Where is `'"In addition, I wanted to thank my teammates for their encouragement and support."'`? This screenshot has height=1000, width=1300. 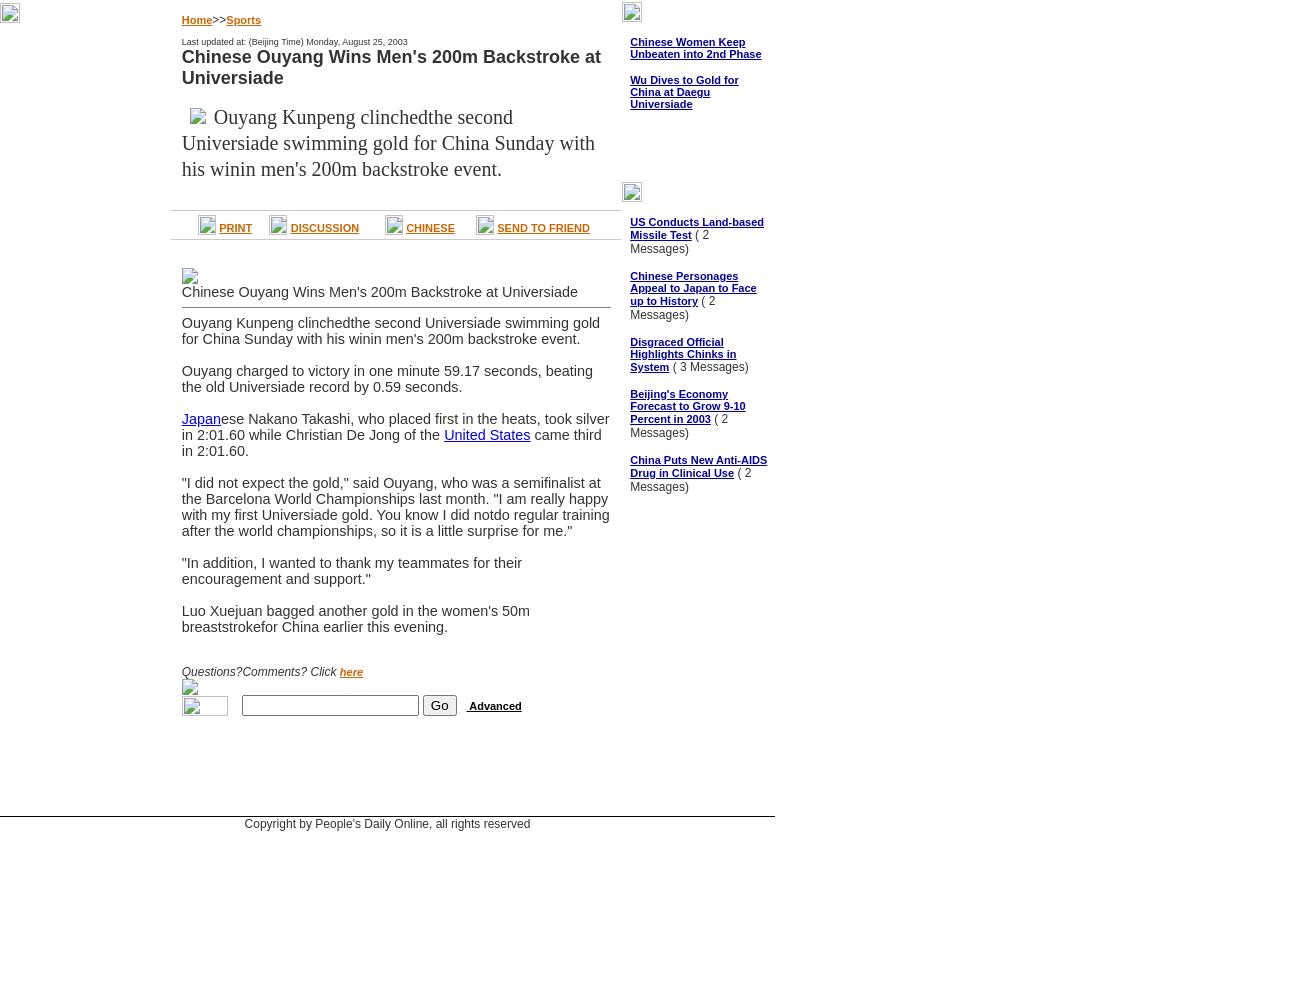 '"In addition, I wanted to thank my teammates for their encouragement and support."' is located at coordinates (350, 570).